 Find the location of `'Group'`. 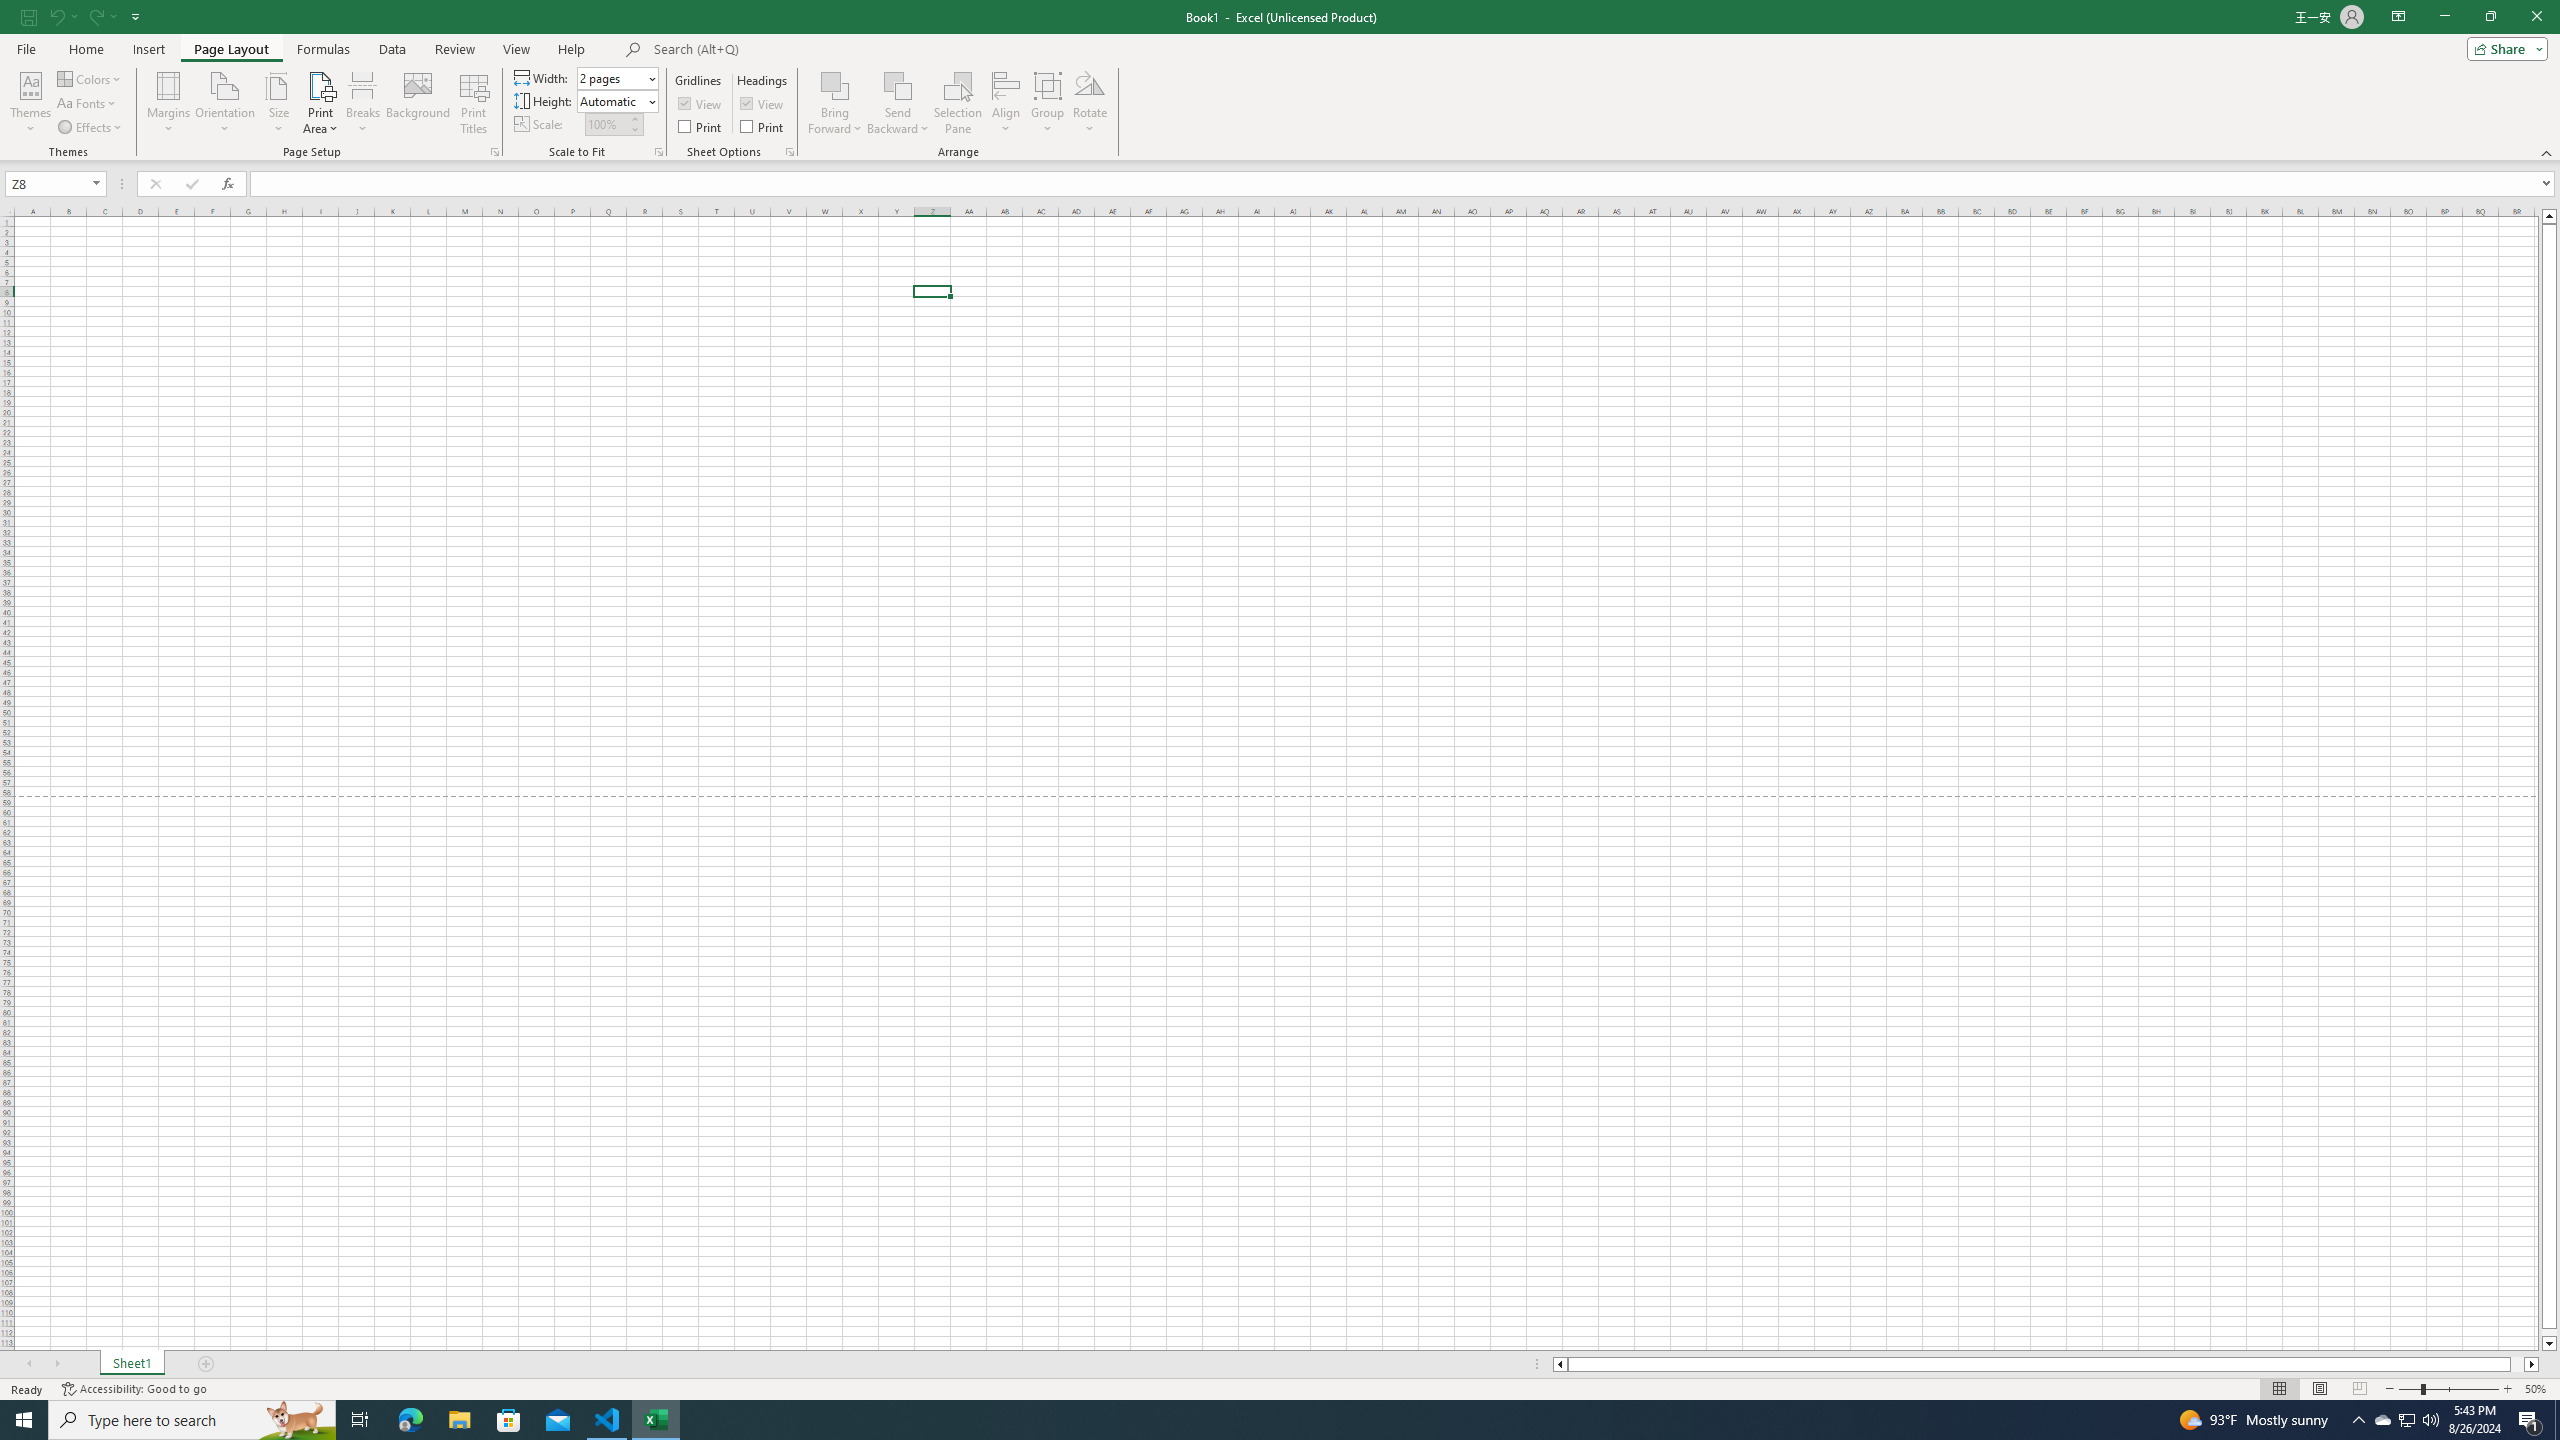

'Group' is located at coordinates (1047, 103).